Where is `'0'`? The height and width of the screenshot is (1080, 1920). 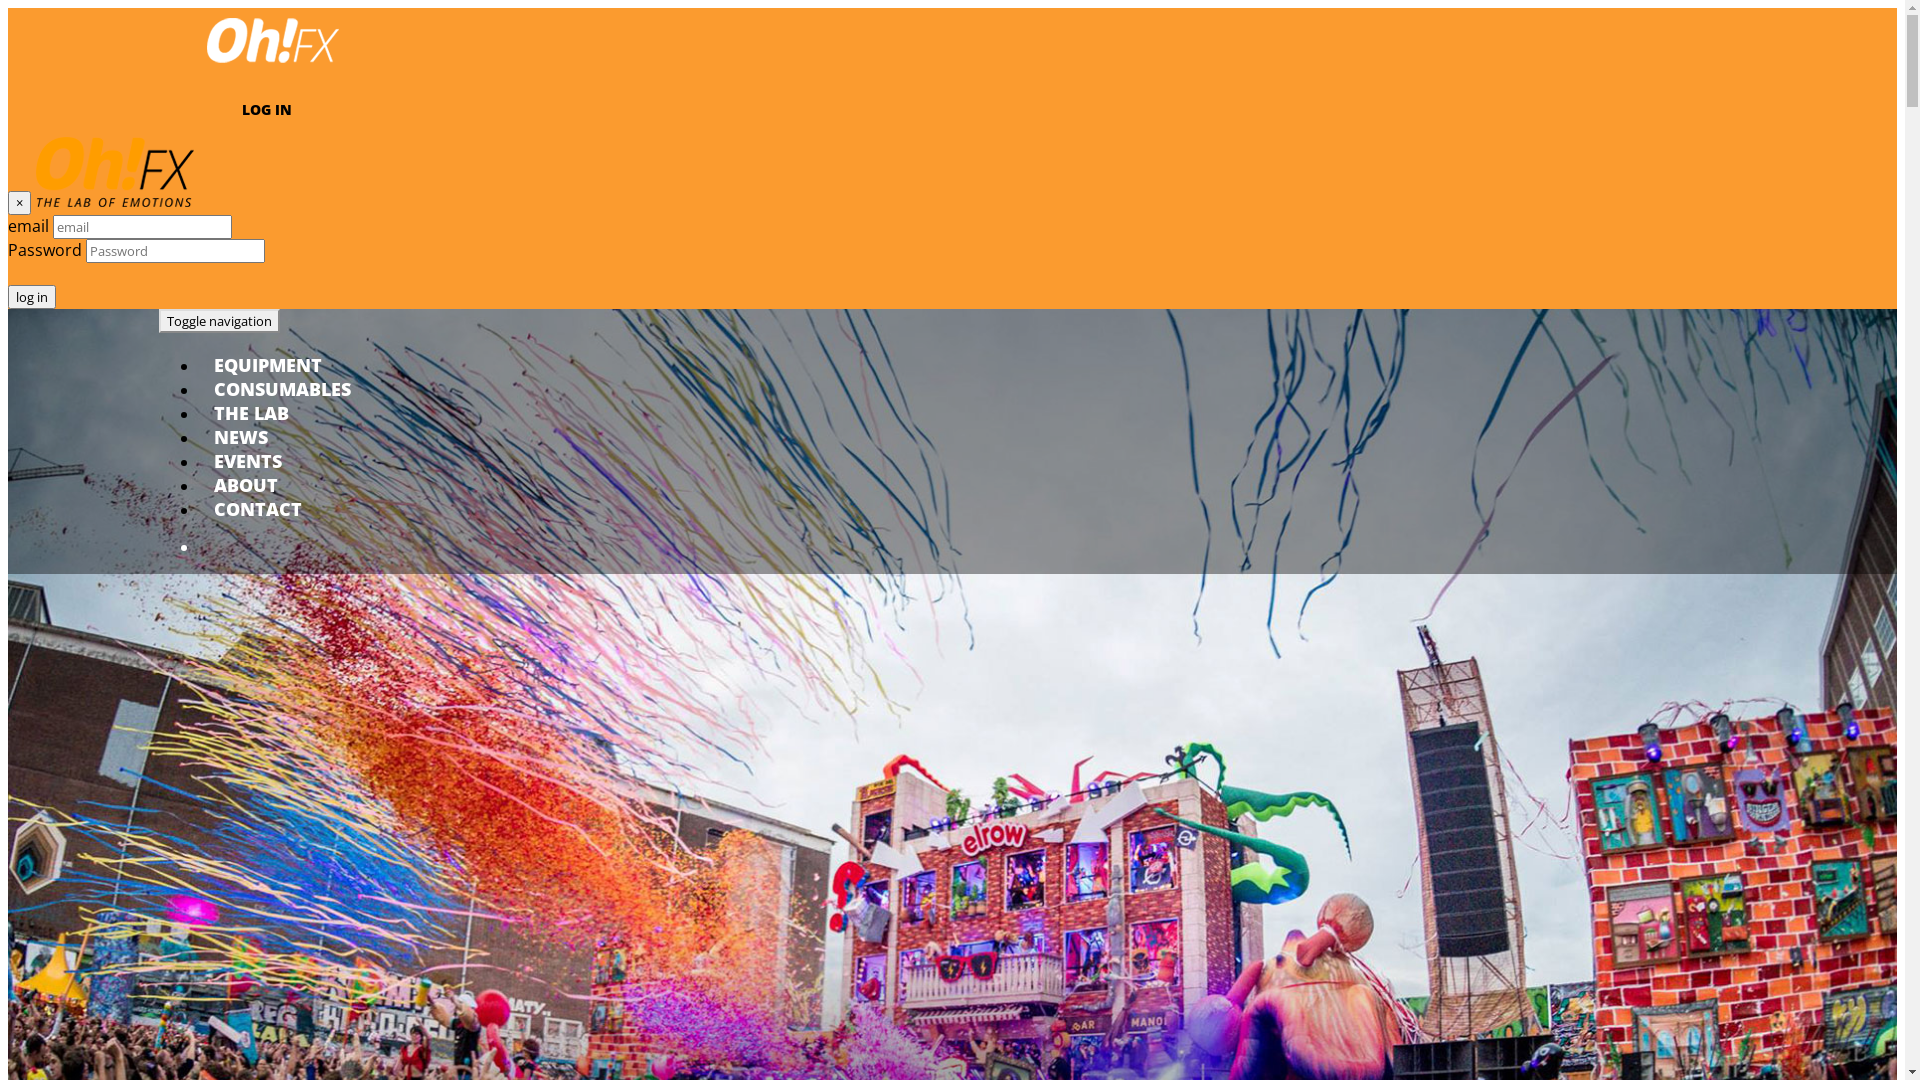
'0' is located at coordinates (334, 547).